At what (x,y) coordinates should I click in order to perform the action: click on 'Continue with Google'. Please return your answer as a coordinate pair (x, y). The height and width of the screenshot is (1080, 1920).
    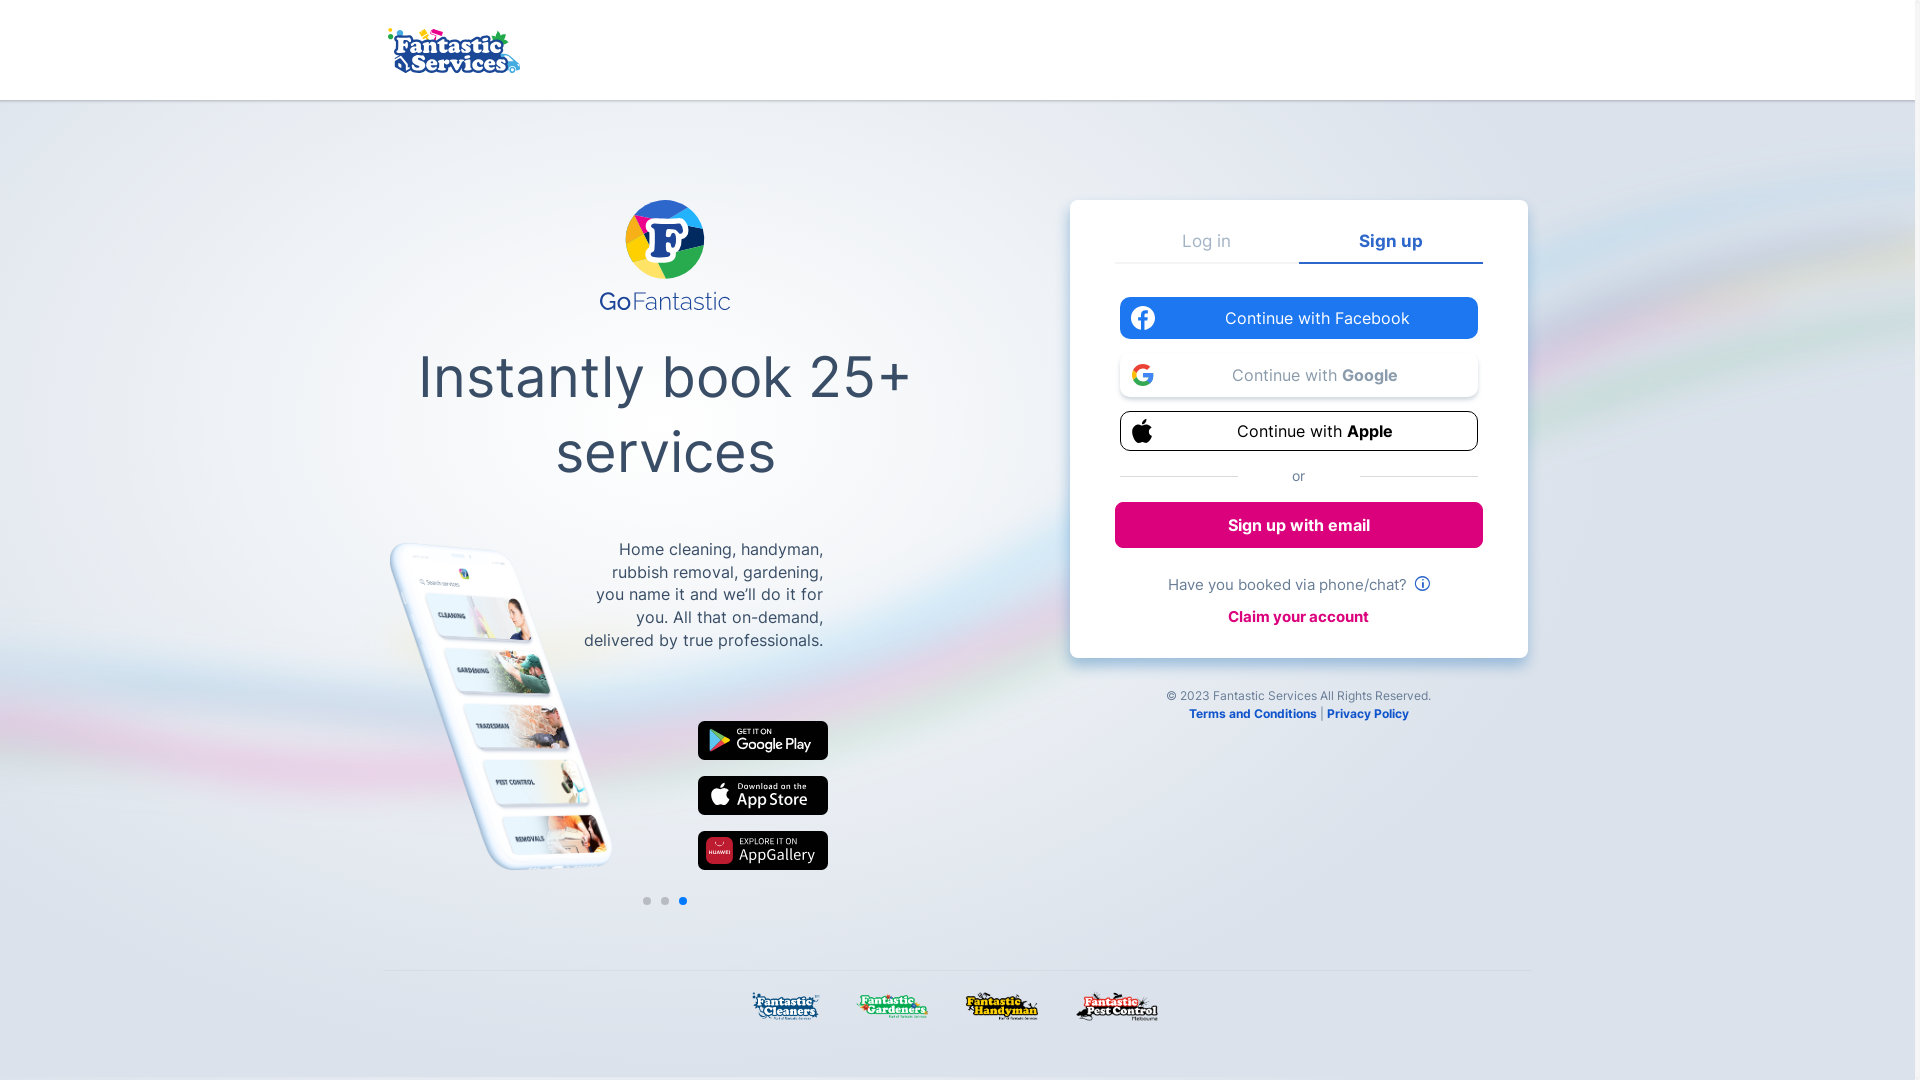
    Looking at the image, I should click on (1299, 374).